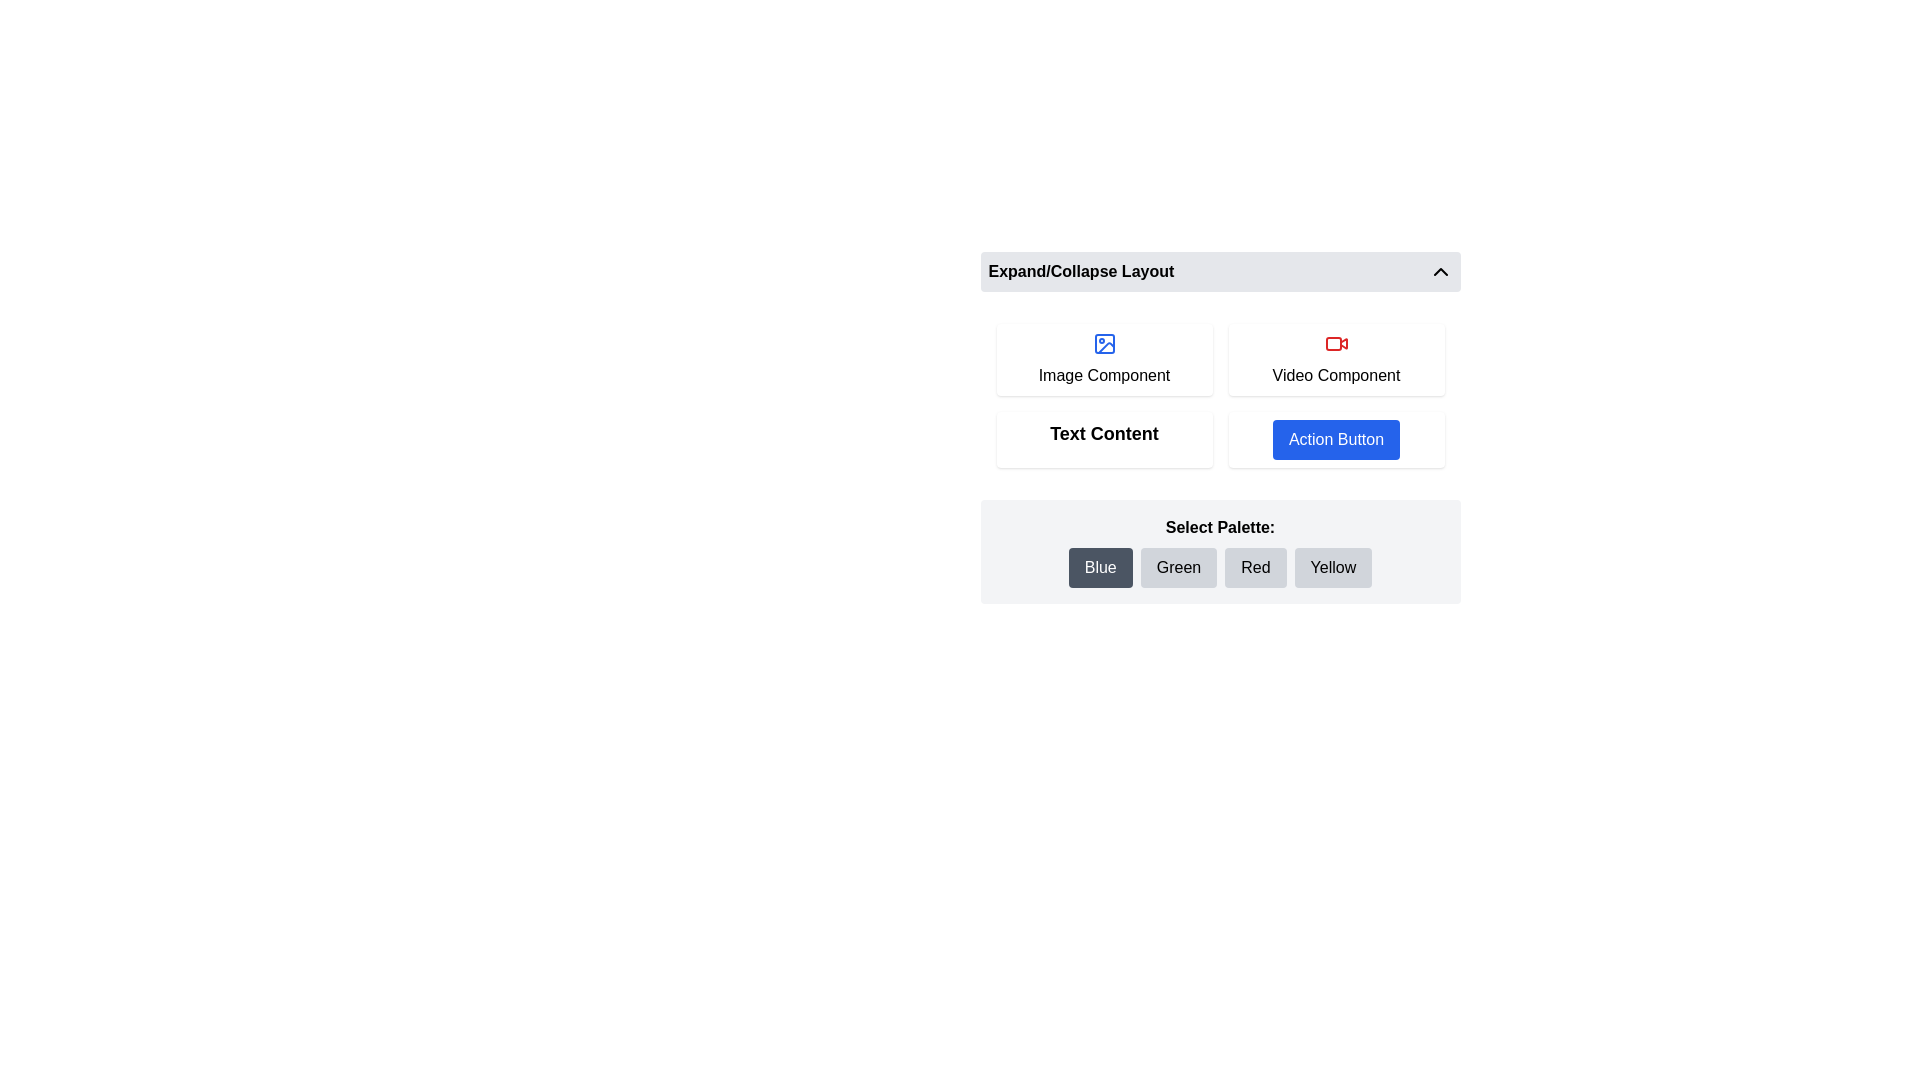  I want to click on the Chevron Up icon, which is a minimalistic upward-pointing arrow located at the far-right end of the header bar labeled 'Expand/Collapse Layout', so click(1440, 272).